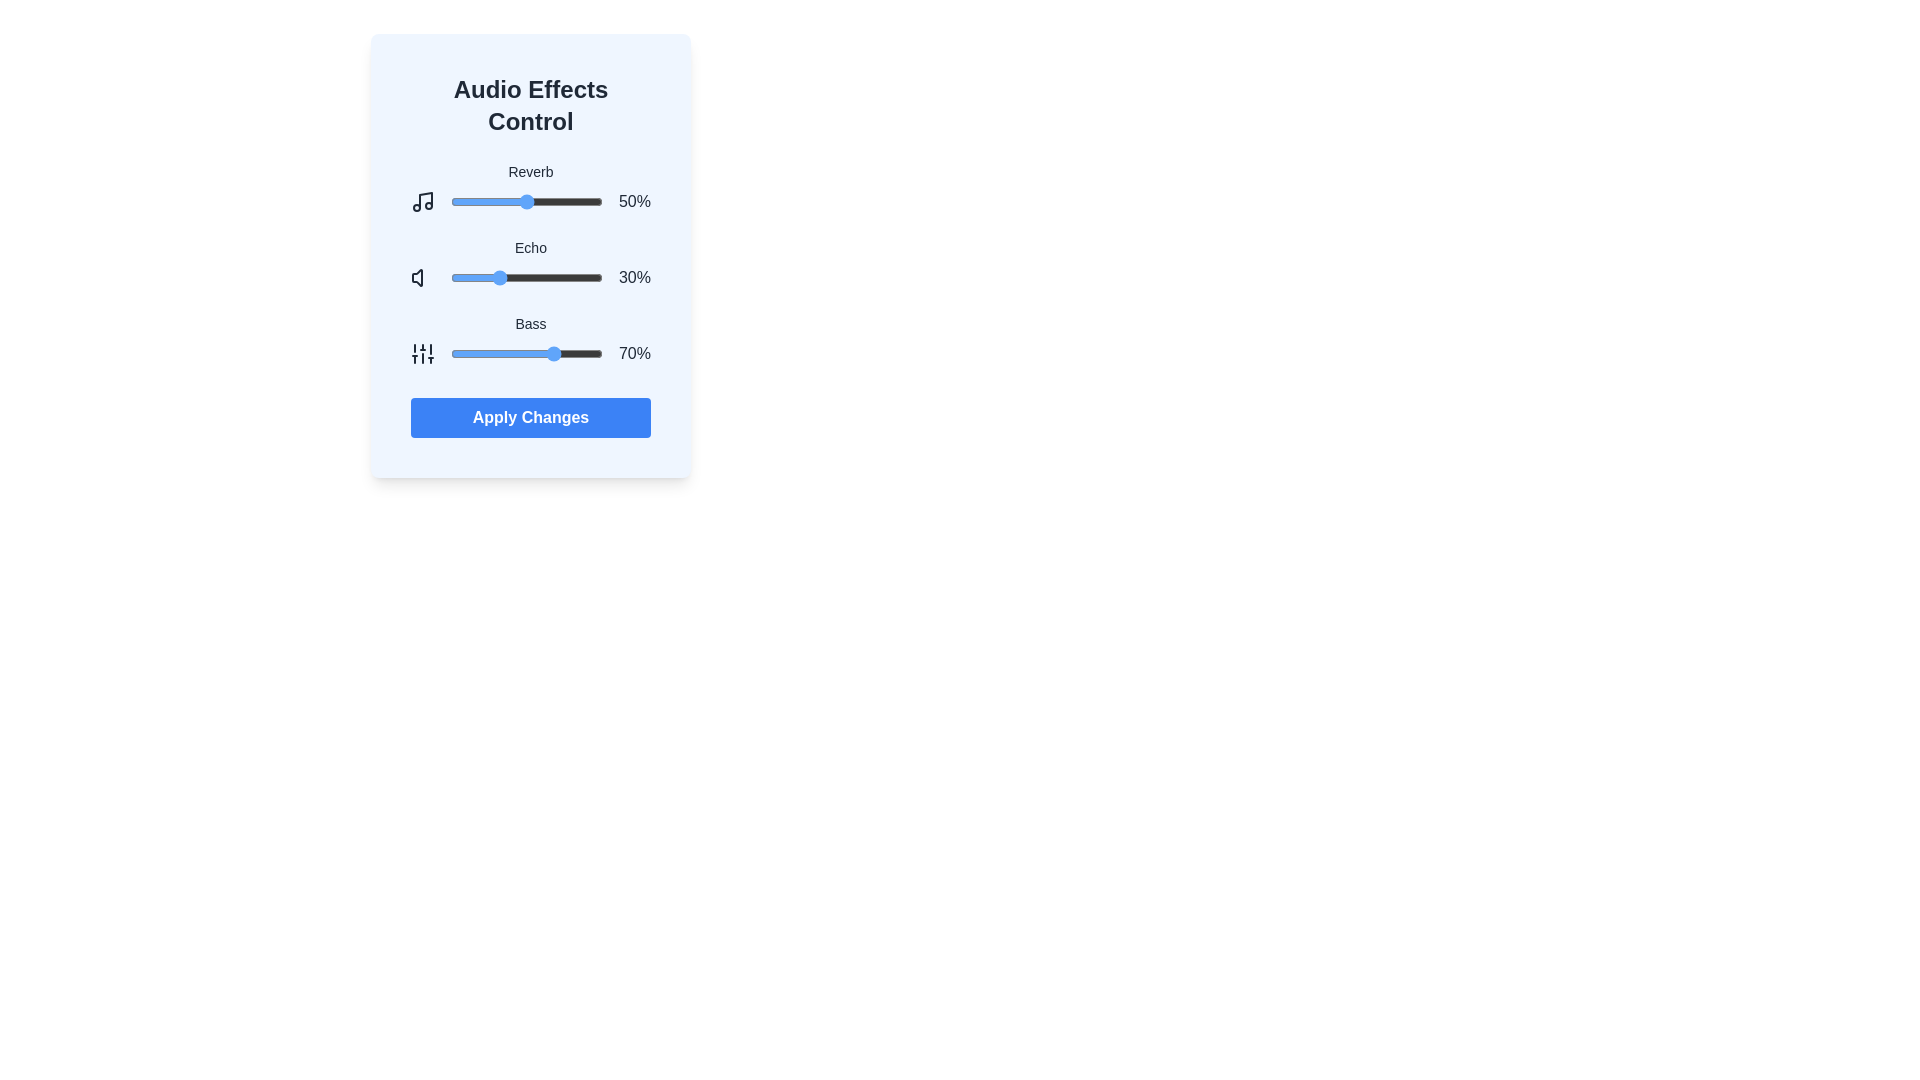 The height and width of the screenshot is (1080, 1920). I want to click on the 'Echo' control icon in the audio effects panel, positioned between the 'Reverb' and 'Bass' icons, so click(416, 277).